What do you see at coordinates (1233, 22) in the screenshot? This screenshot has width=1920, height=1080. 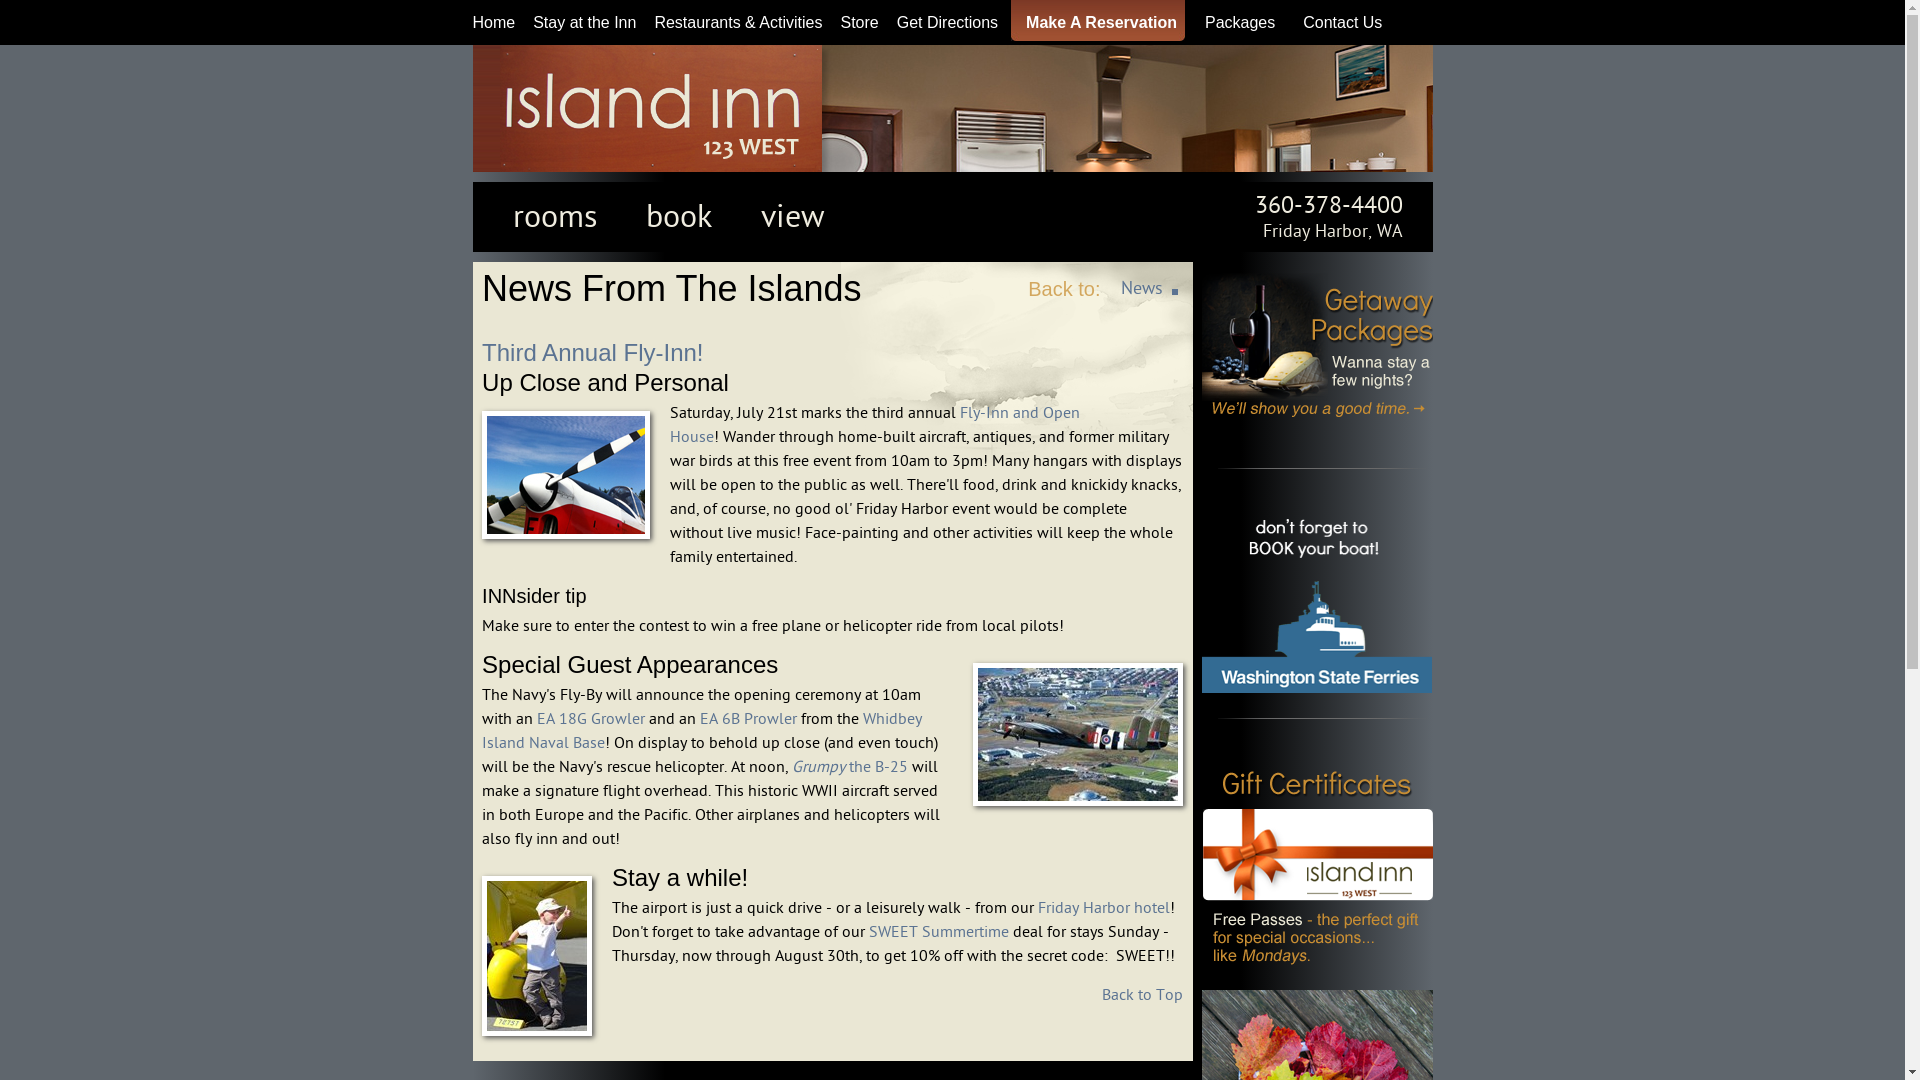 I see `'Packages'` at bounding box center [1233, 22].